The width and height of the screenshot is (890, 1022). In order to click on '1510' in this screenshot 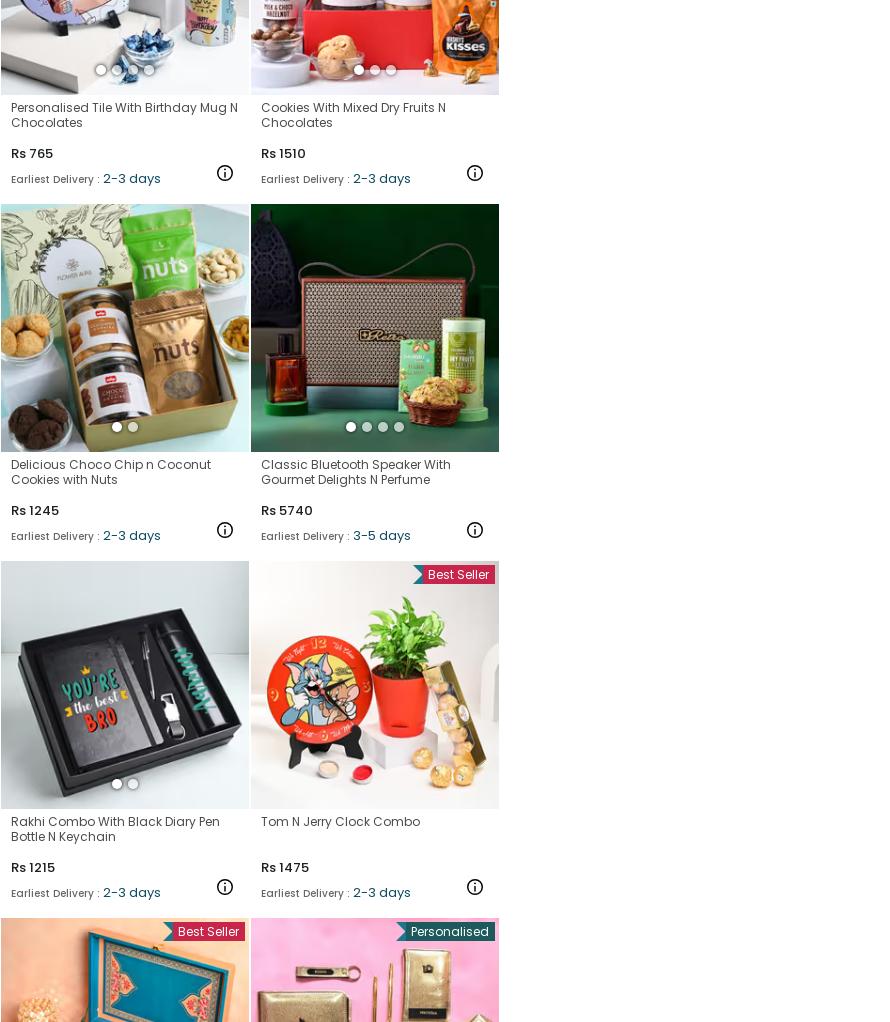, I will do `click(291, 151)`.